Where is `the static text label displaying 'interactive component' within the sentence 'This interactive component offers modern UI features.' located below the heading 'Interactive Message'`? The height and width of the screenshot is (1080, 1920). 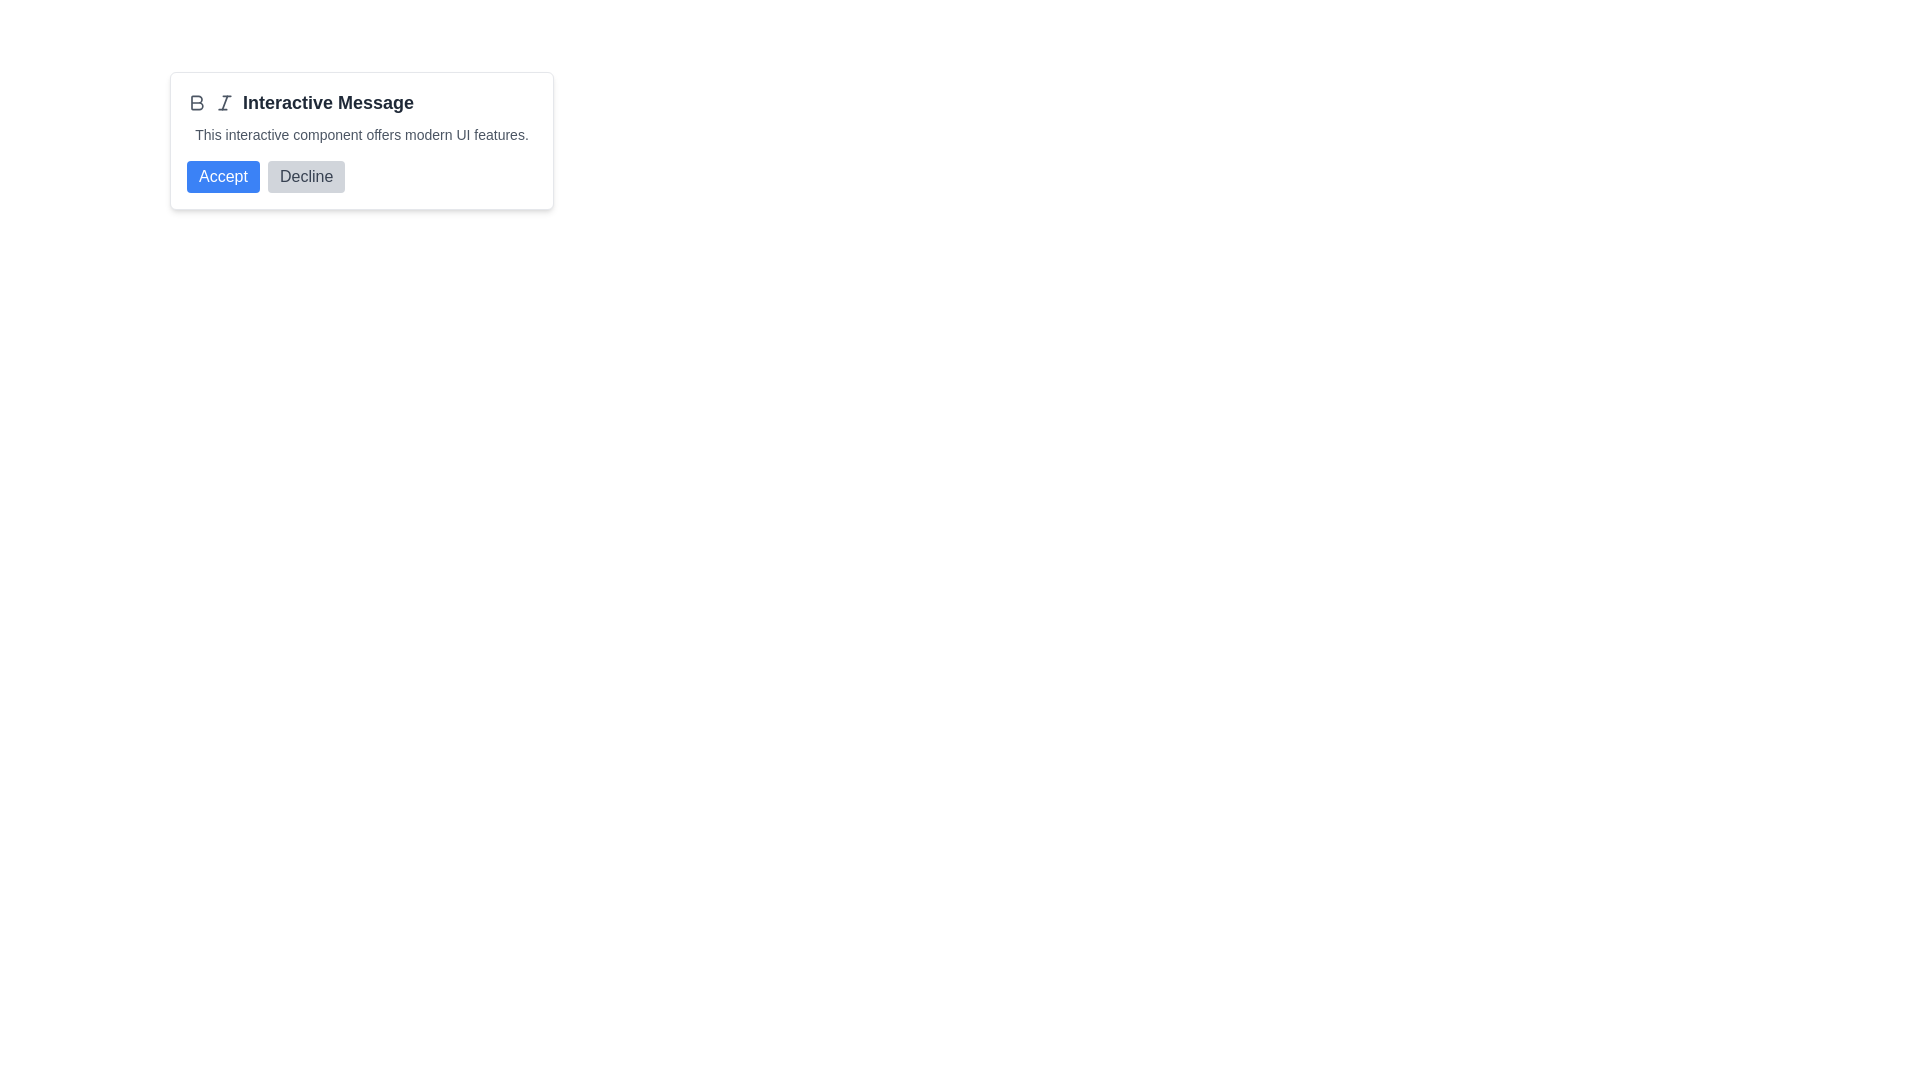 the static text label displaying 'interactive component' within the sentence 'This interactive component offers modern UI features.' located below the heading 'Interactive Message' is located at coordinates (292, 135).